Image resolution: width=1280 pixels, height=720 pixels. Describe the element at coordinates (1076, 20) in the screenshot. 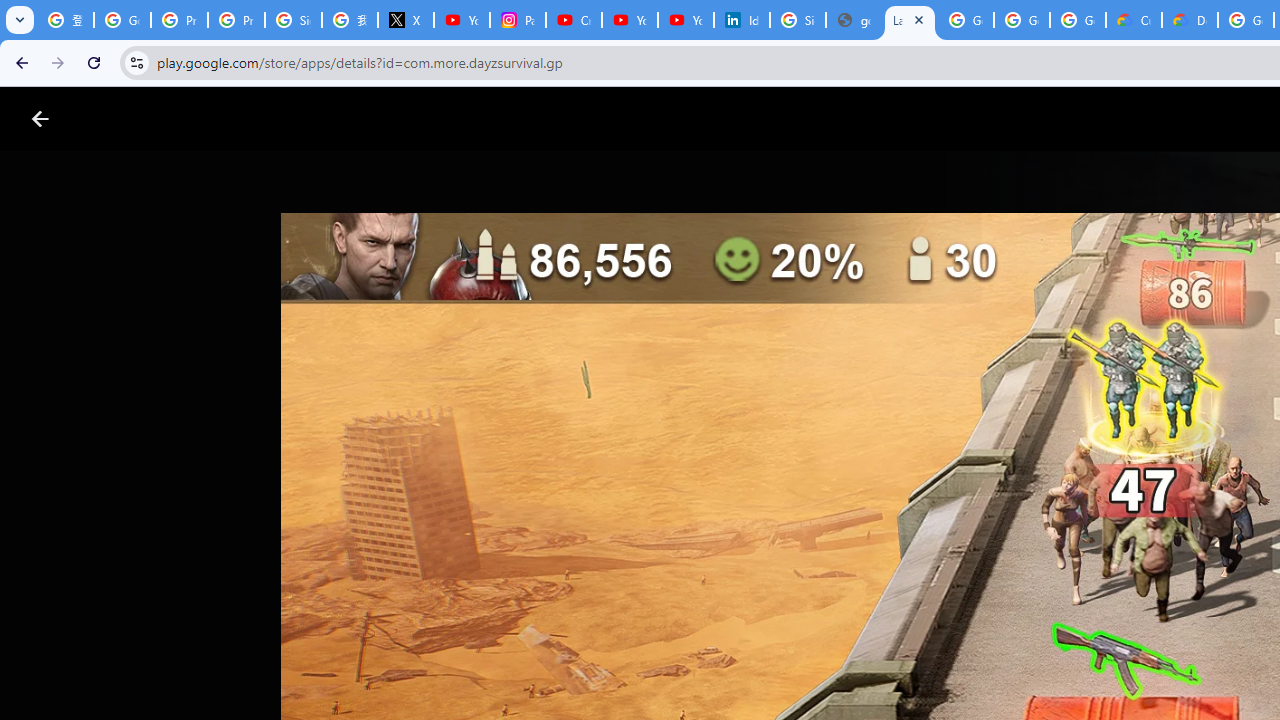

I see `'Google Workspace - Specific Terms'` at that location.